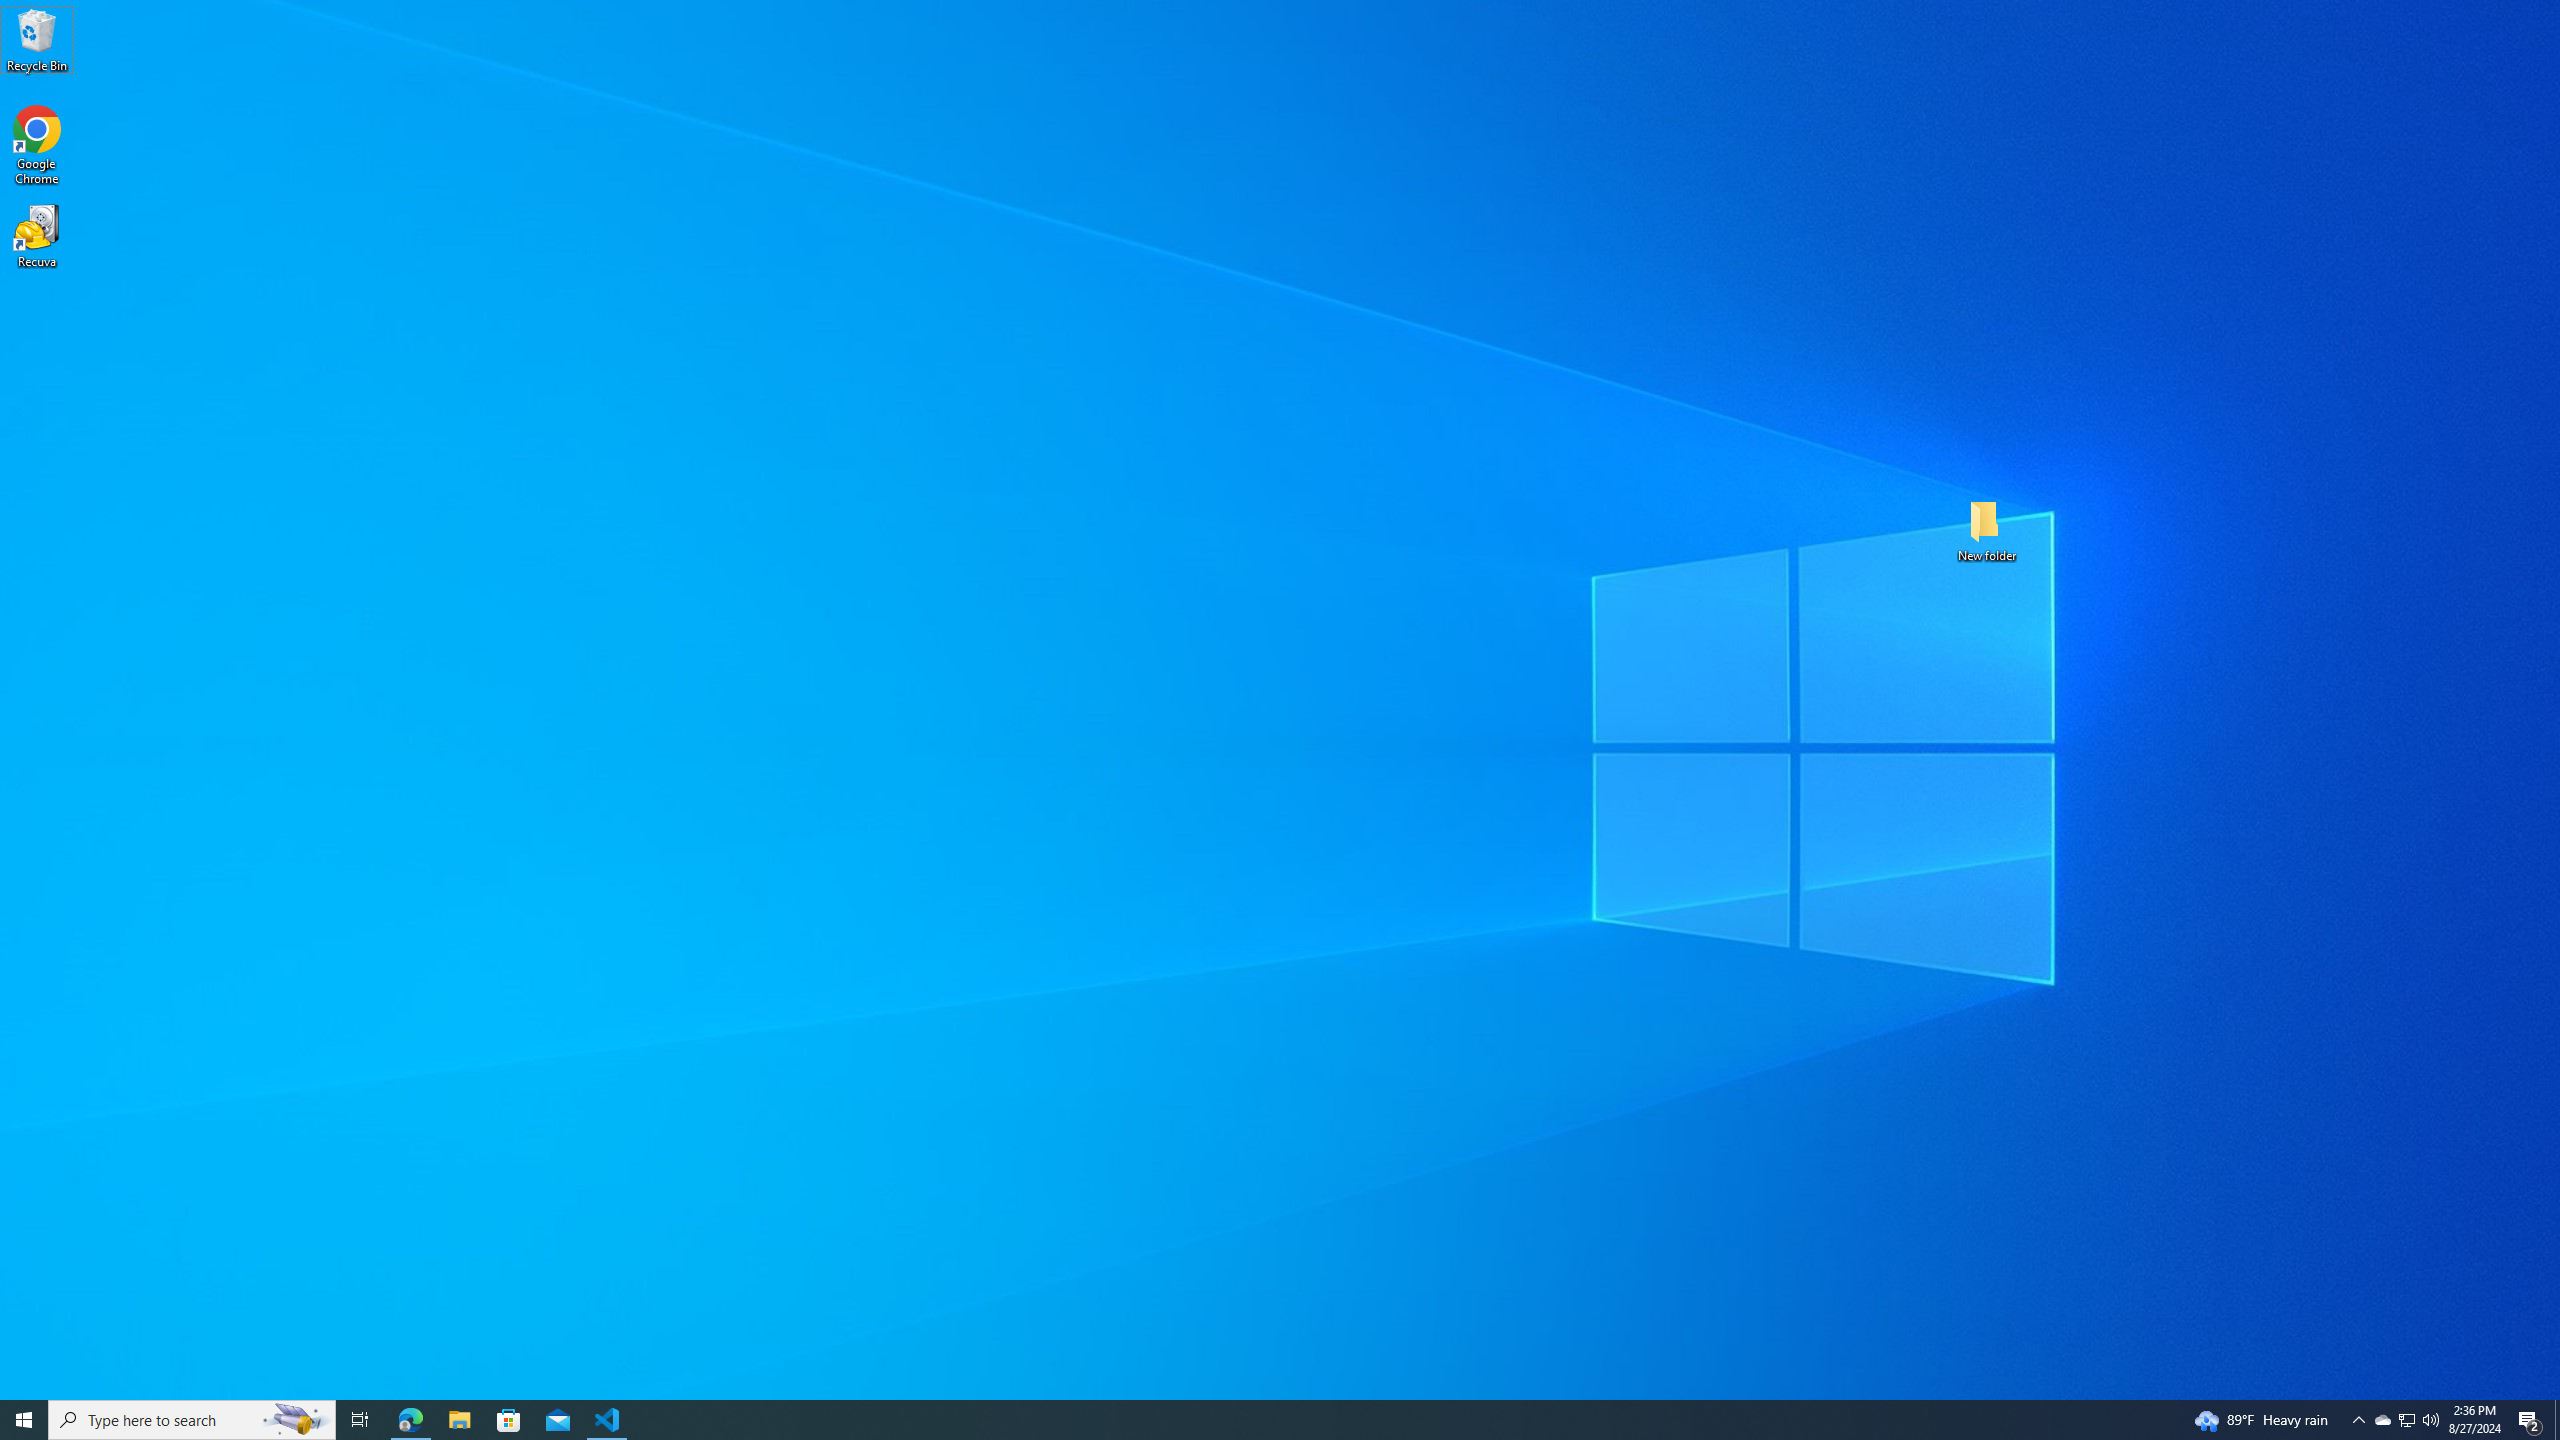 This screenshot has width=2560, height=1440. What do you see at coordinates (358, 1418) in the screenshot?
I see `'Task View'` at bounding box center [358, 1418].